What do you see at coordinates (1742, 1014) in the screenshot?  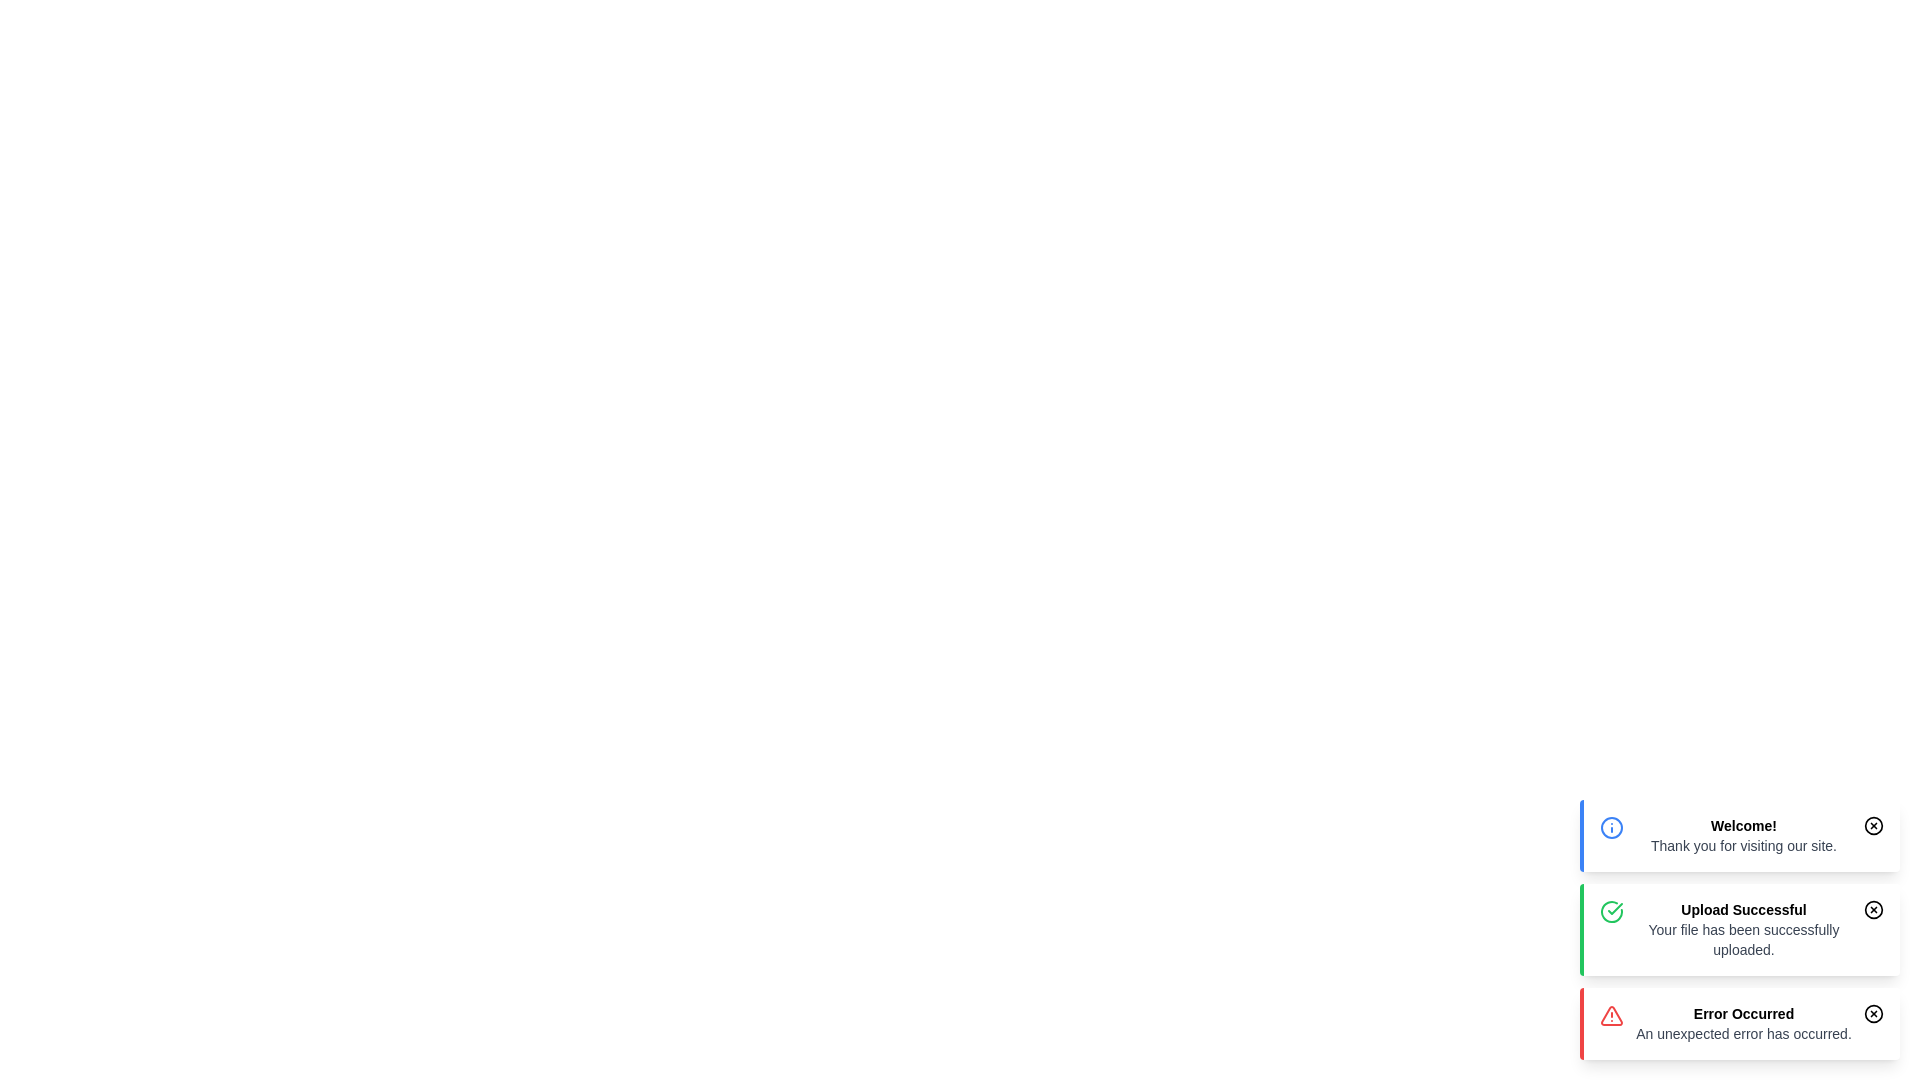 I see `the error notification title text label positioned at the bottom-right corner of the interface` at bounding box center [1742, 1014].